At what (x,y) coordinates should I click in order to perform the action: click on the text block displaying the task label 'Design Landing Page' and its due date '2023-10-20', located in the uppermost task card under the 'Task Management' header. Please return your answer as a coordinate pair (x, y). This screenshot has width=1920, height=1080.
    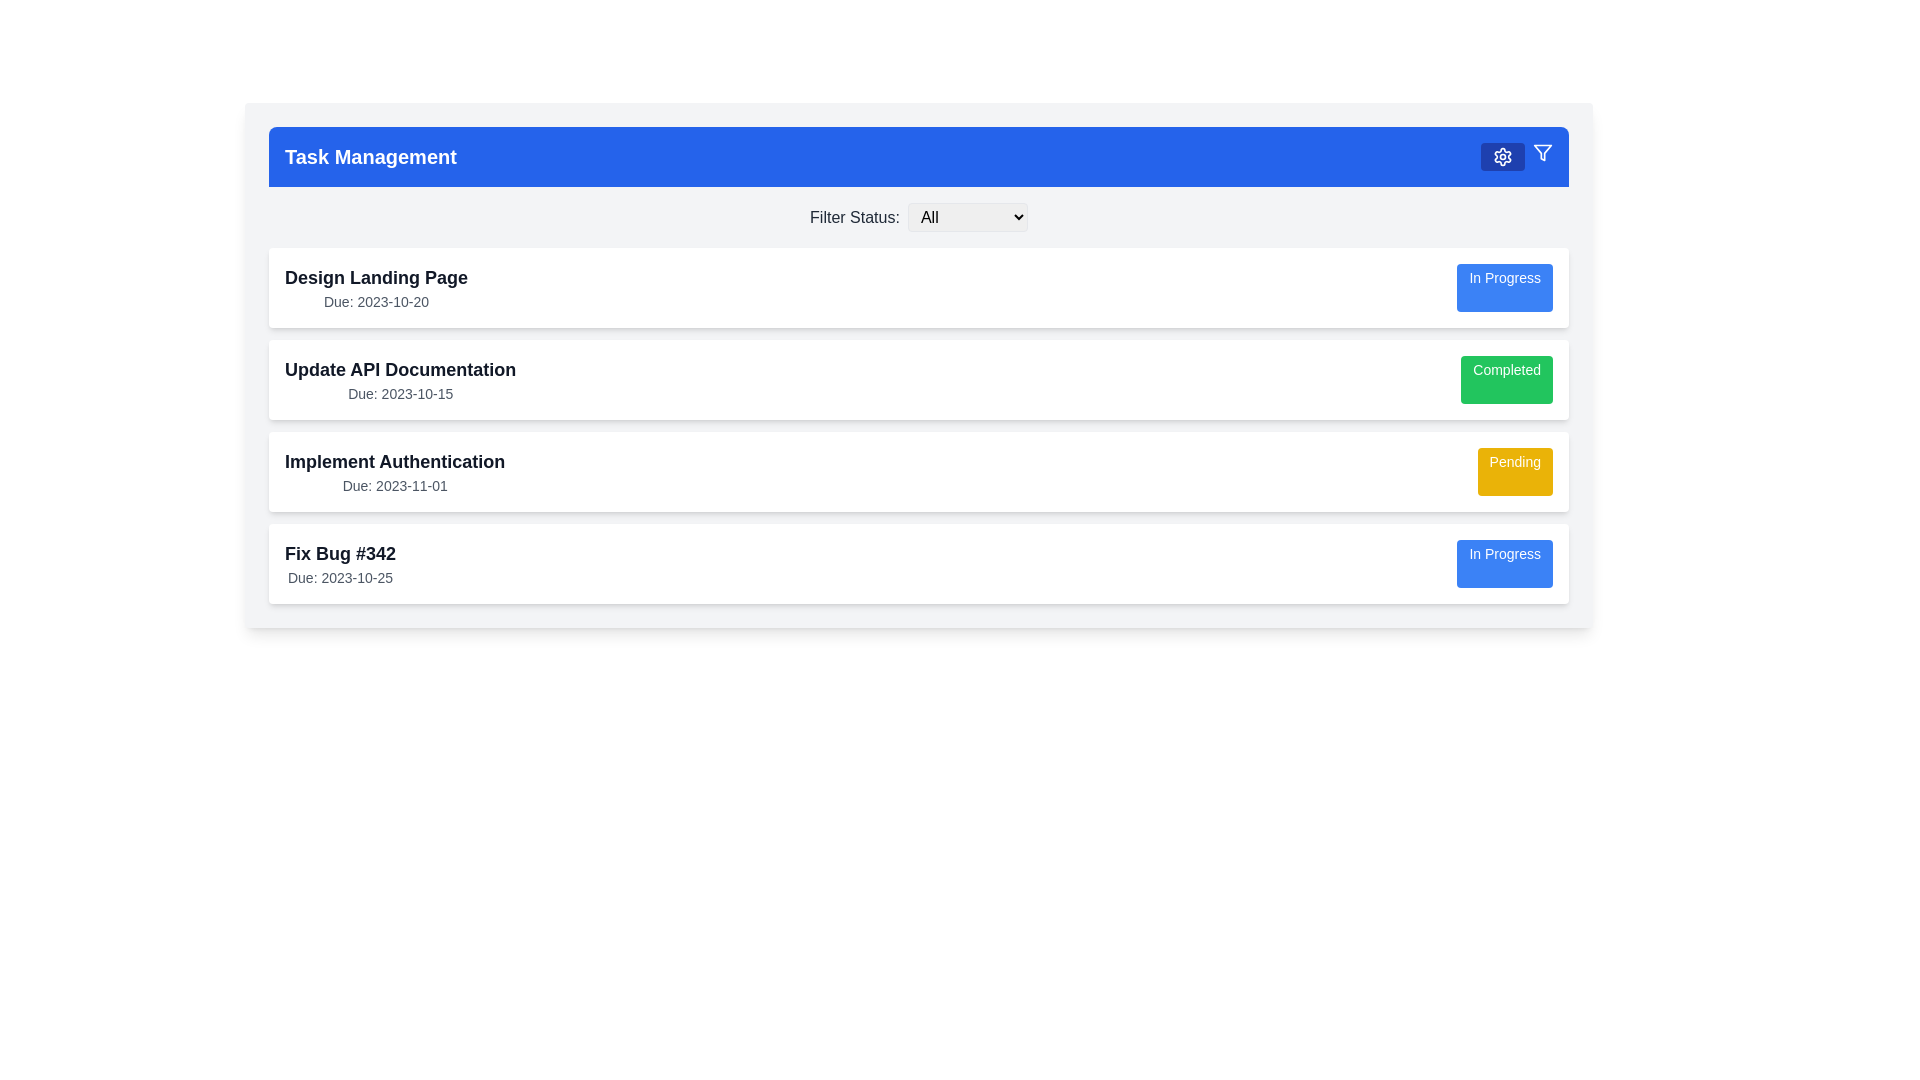
    Looking at the image, I should click on (376, 288).